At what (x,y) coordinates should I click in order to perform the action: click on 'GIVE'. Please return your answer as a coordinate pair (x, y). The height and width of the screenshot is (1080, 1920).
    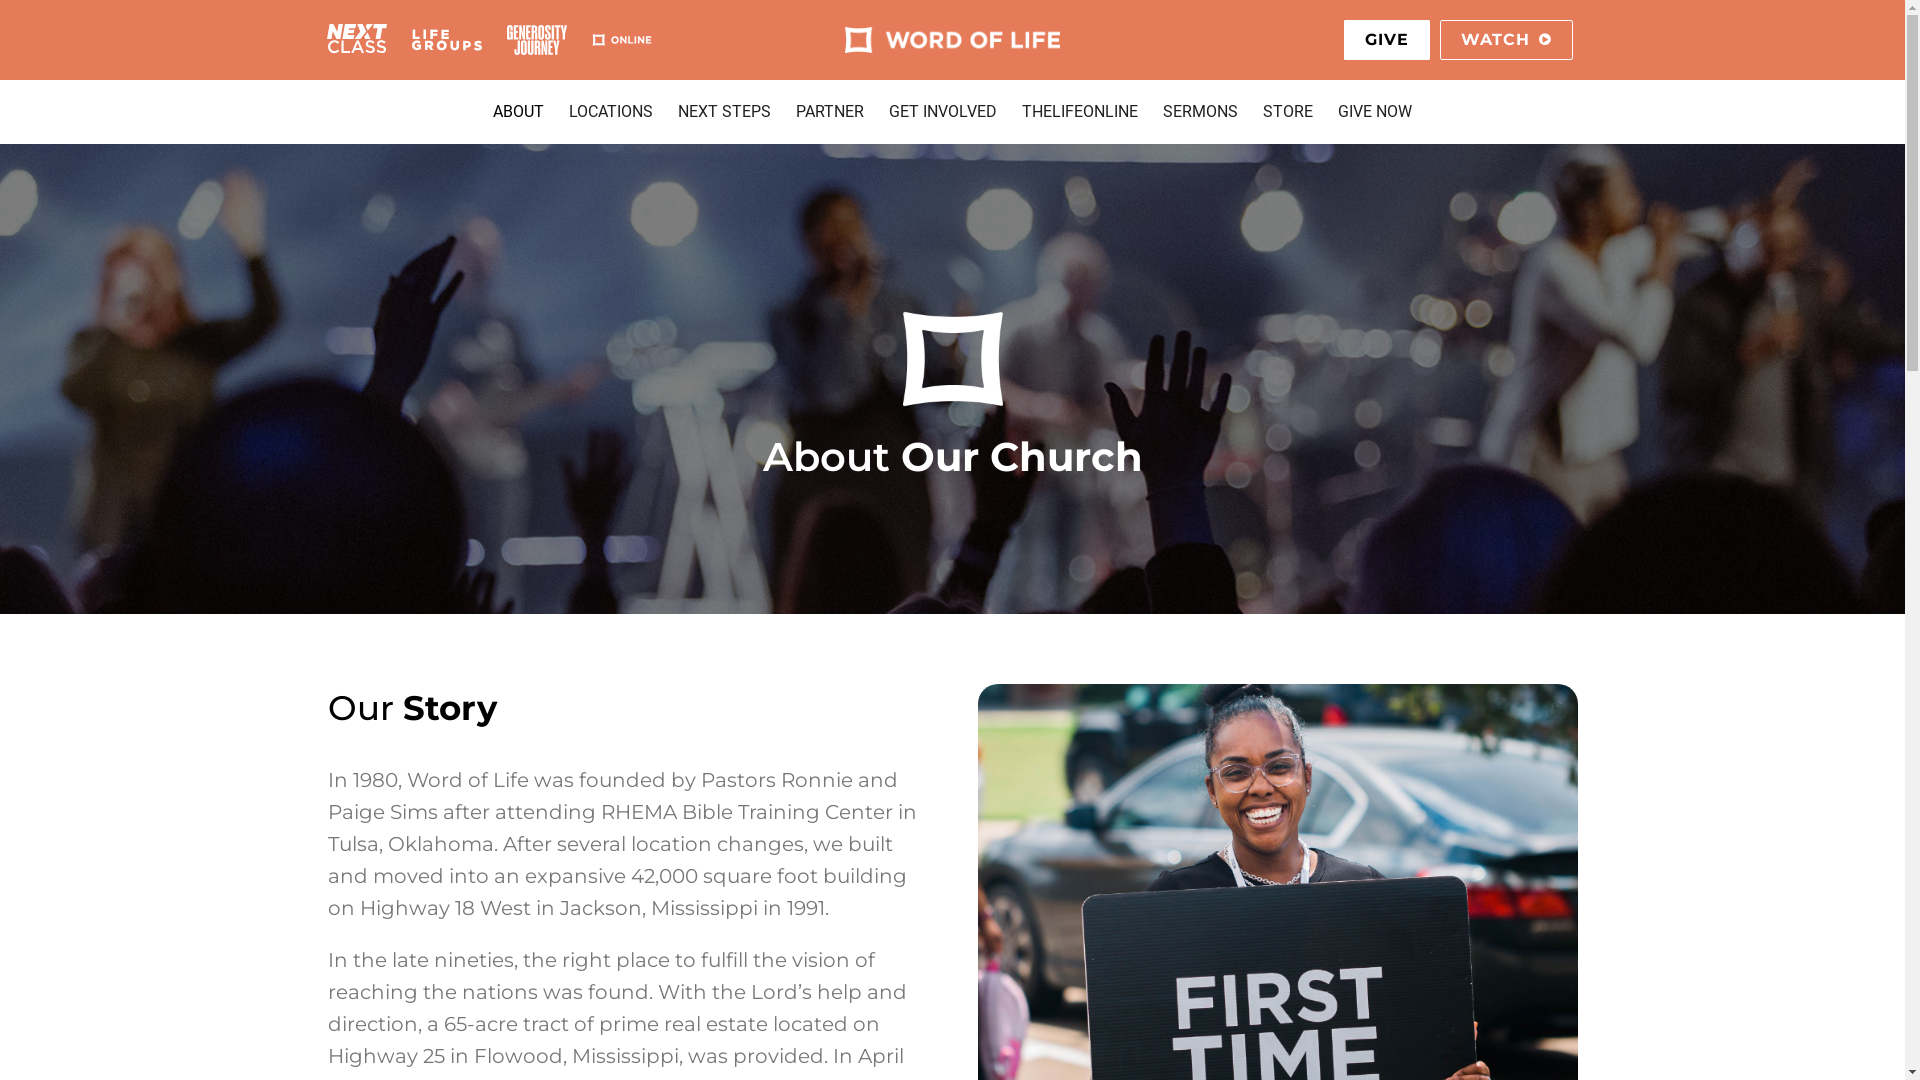
    Looking at the image, I should click on (1386, 39).